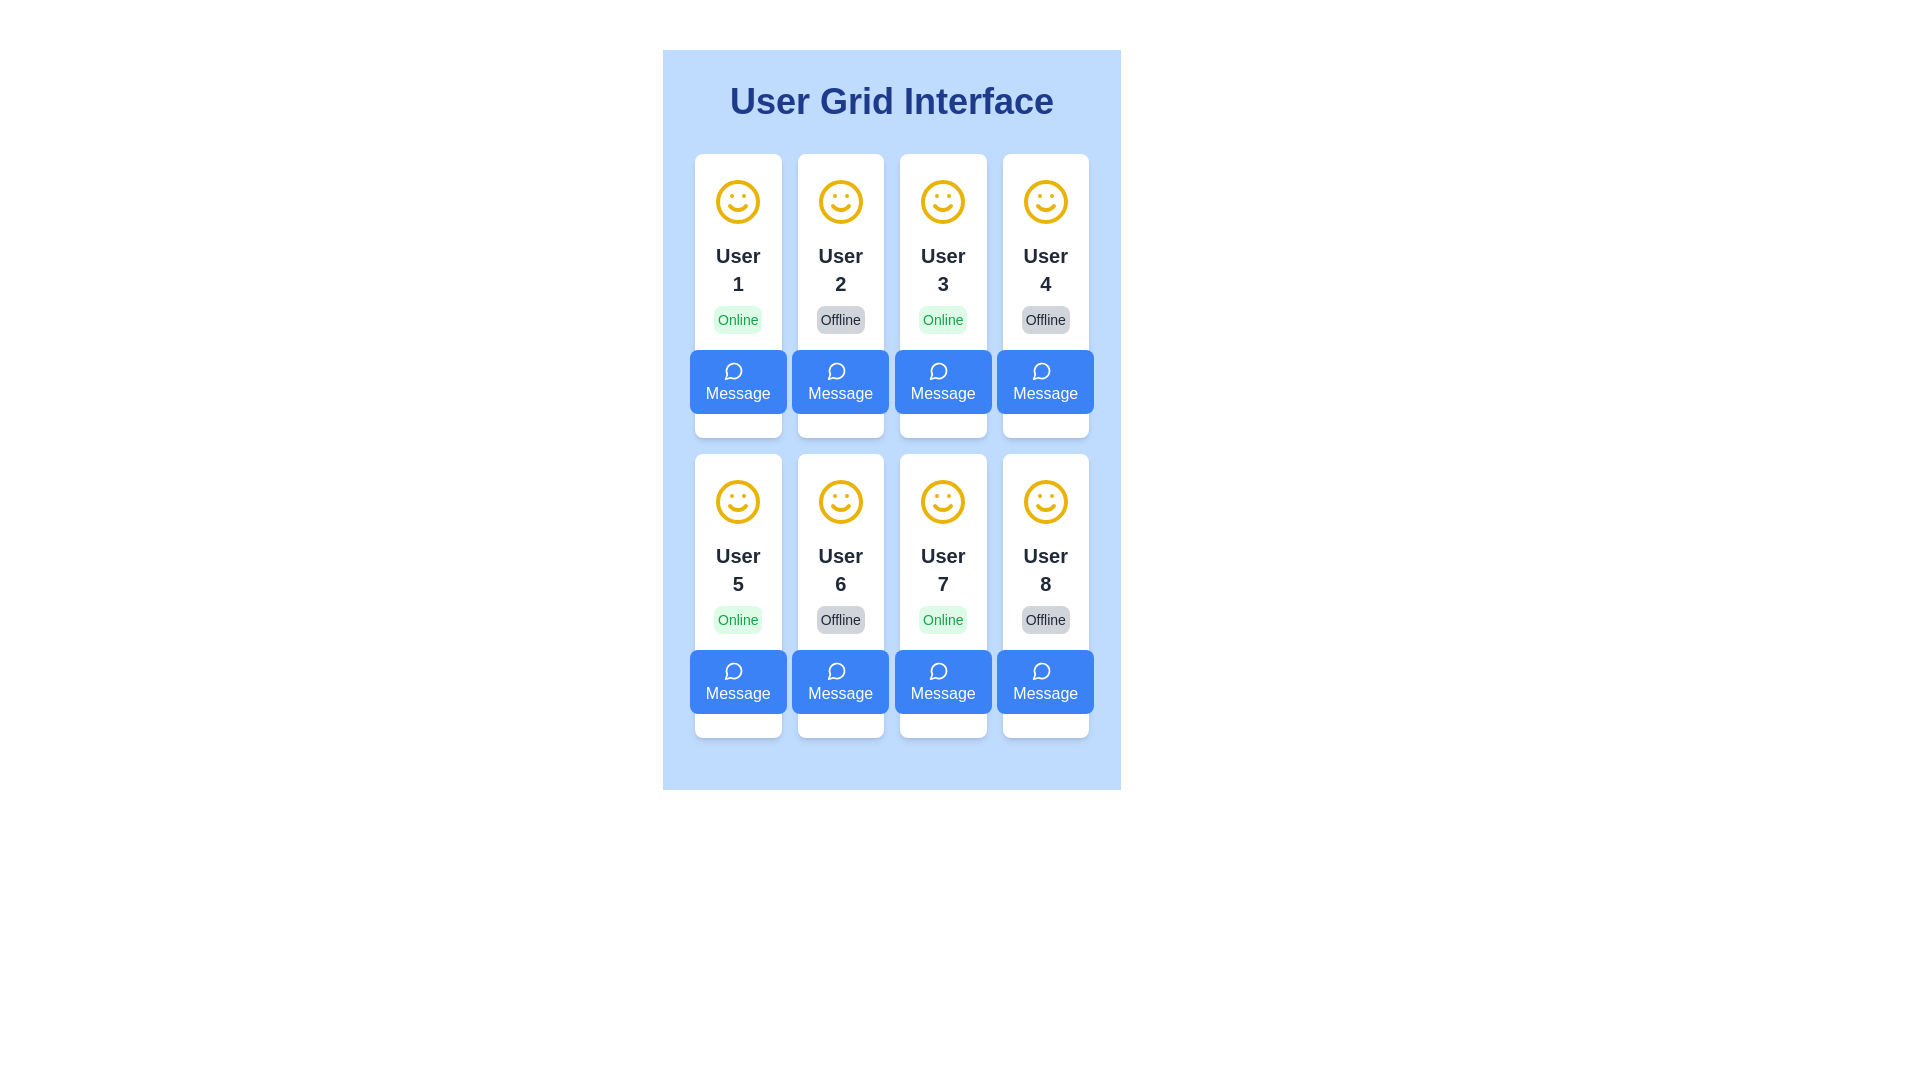 This screenshot has height=1080, width=1920. What do you see at coordinates (1044, 201) in the screenshot?
I see `the decorative icon representing the smiley face for user 'User 4', located at the top section of the card` at bounding box center [1044, 201].